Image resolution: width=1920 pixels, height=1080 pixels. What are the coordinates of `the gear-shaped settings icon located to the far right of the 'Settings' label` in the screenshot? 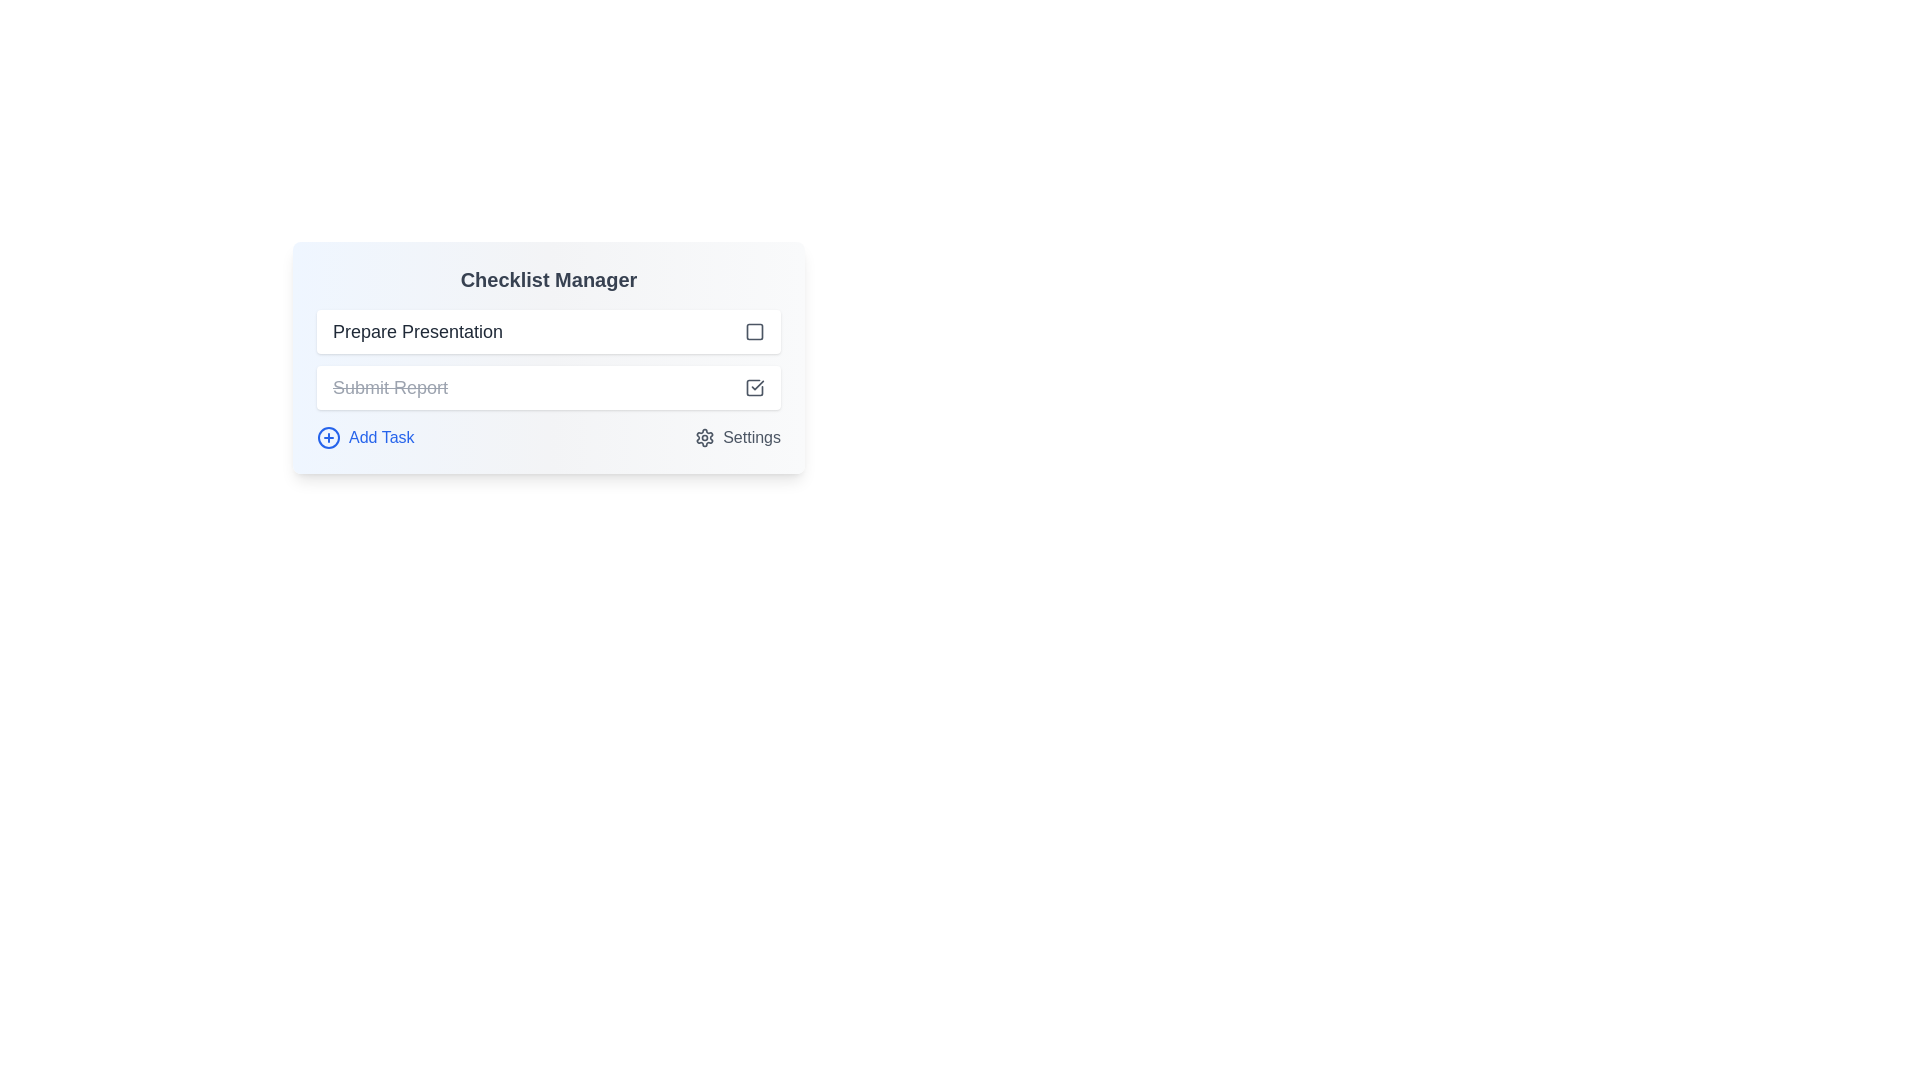 It's located at (705, 437).